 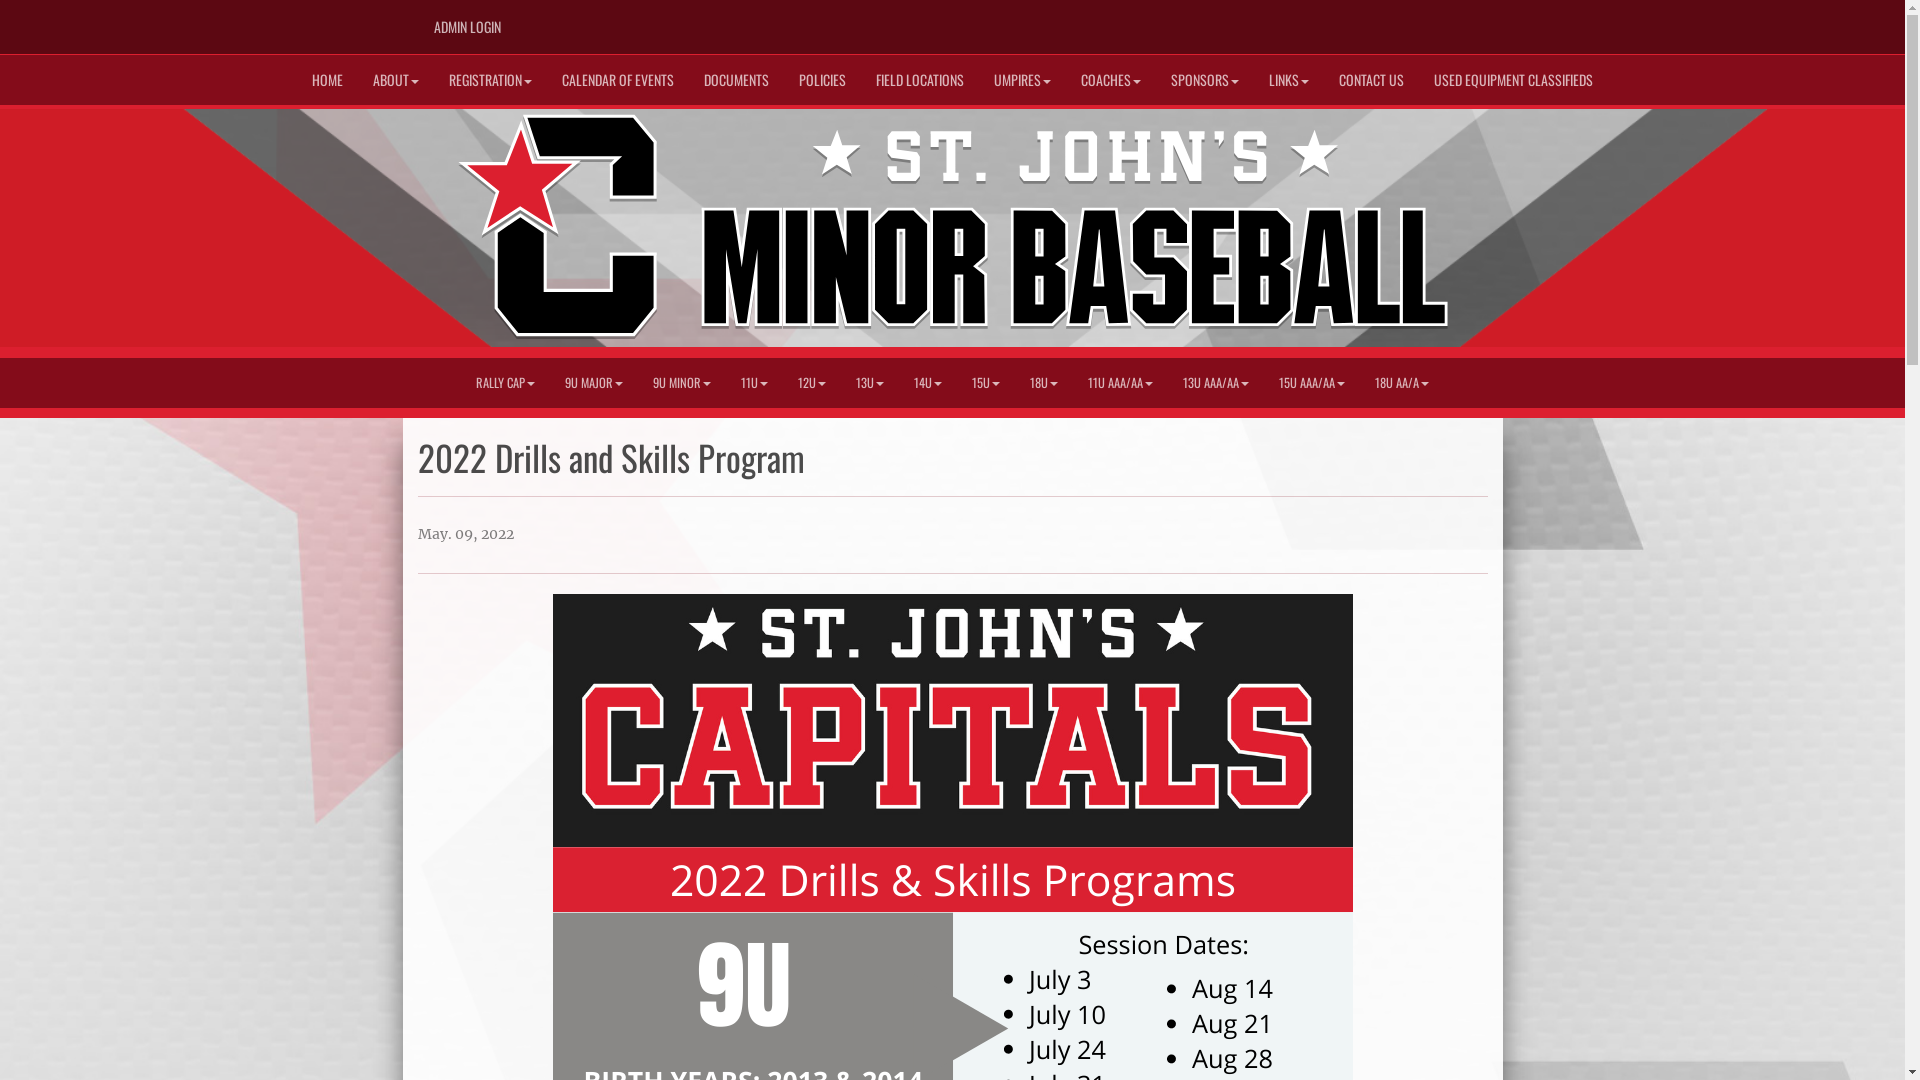 What do you see at coordinates (1289, 79) in the screenshot?
I see `'LINKS'` at bounding box center [1289, 79].